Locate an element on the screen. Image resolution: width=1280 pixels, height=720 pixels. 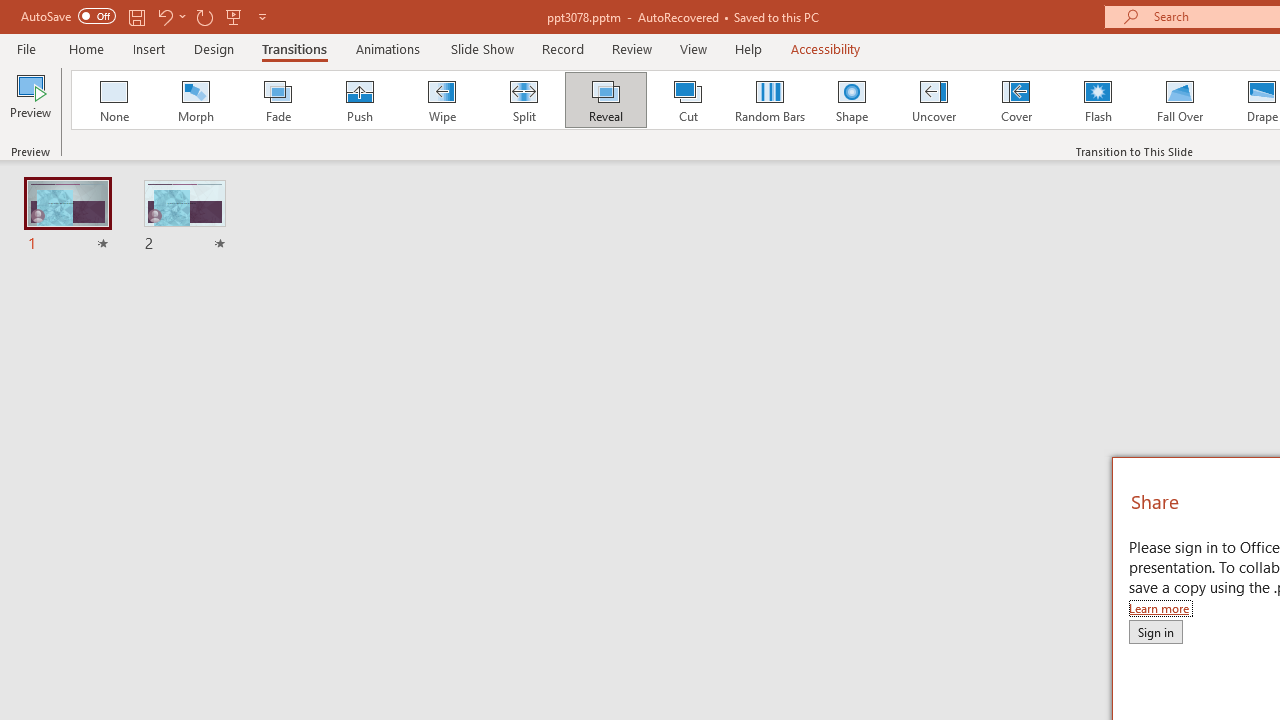
'Sign in' is located at coordinates (1155, 631).